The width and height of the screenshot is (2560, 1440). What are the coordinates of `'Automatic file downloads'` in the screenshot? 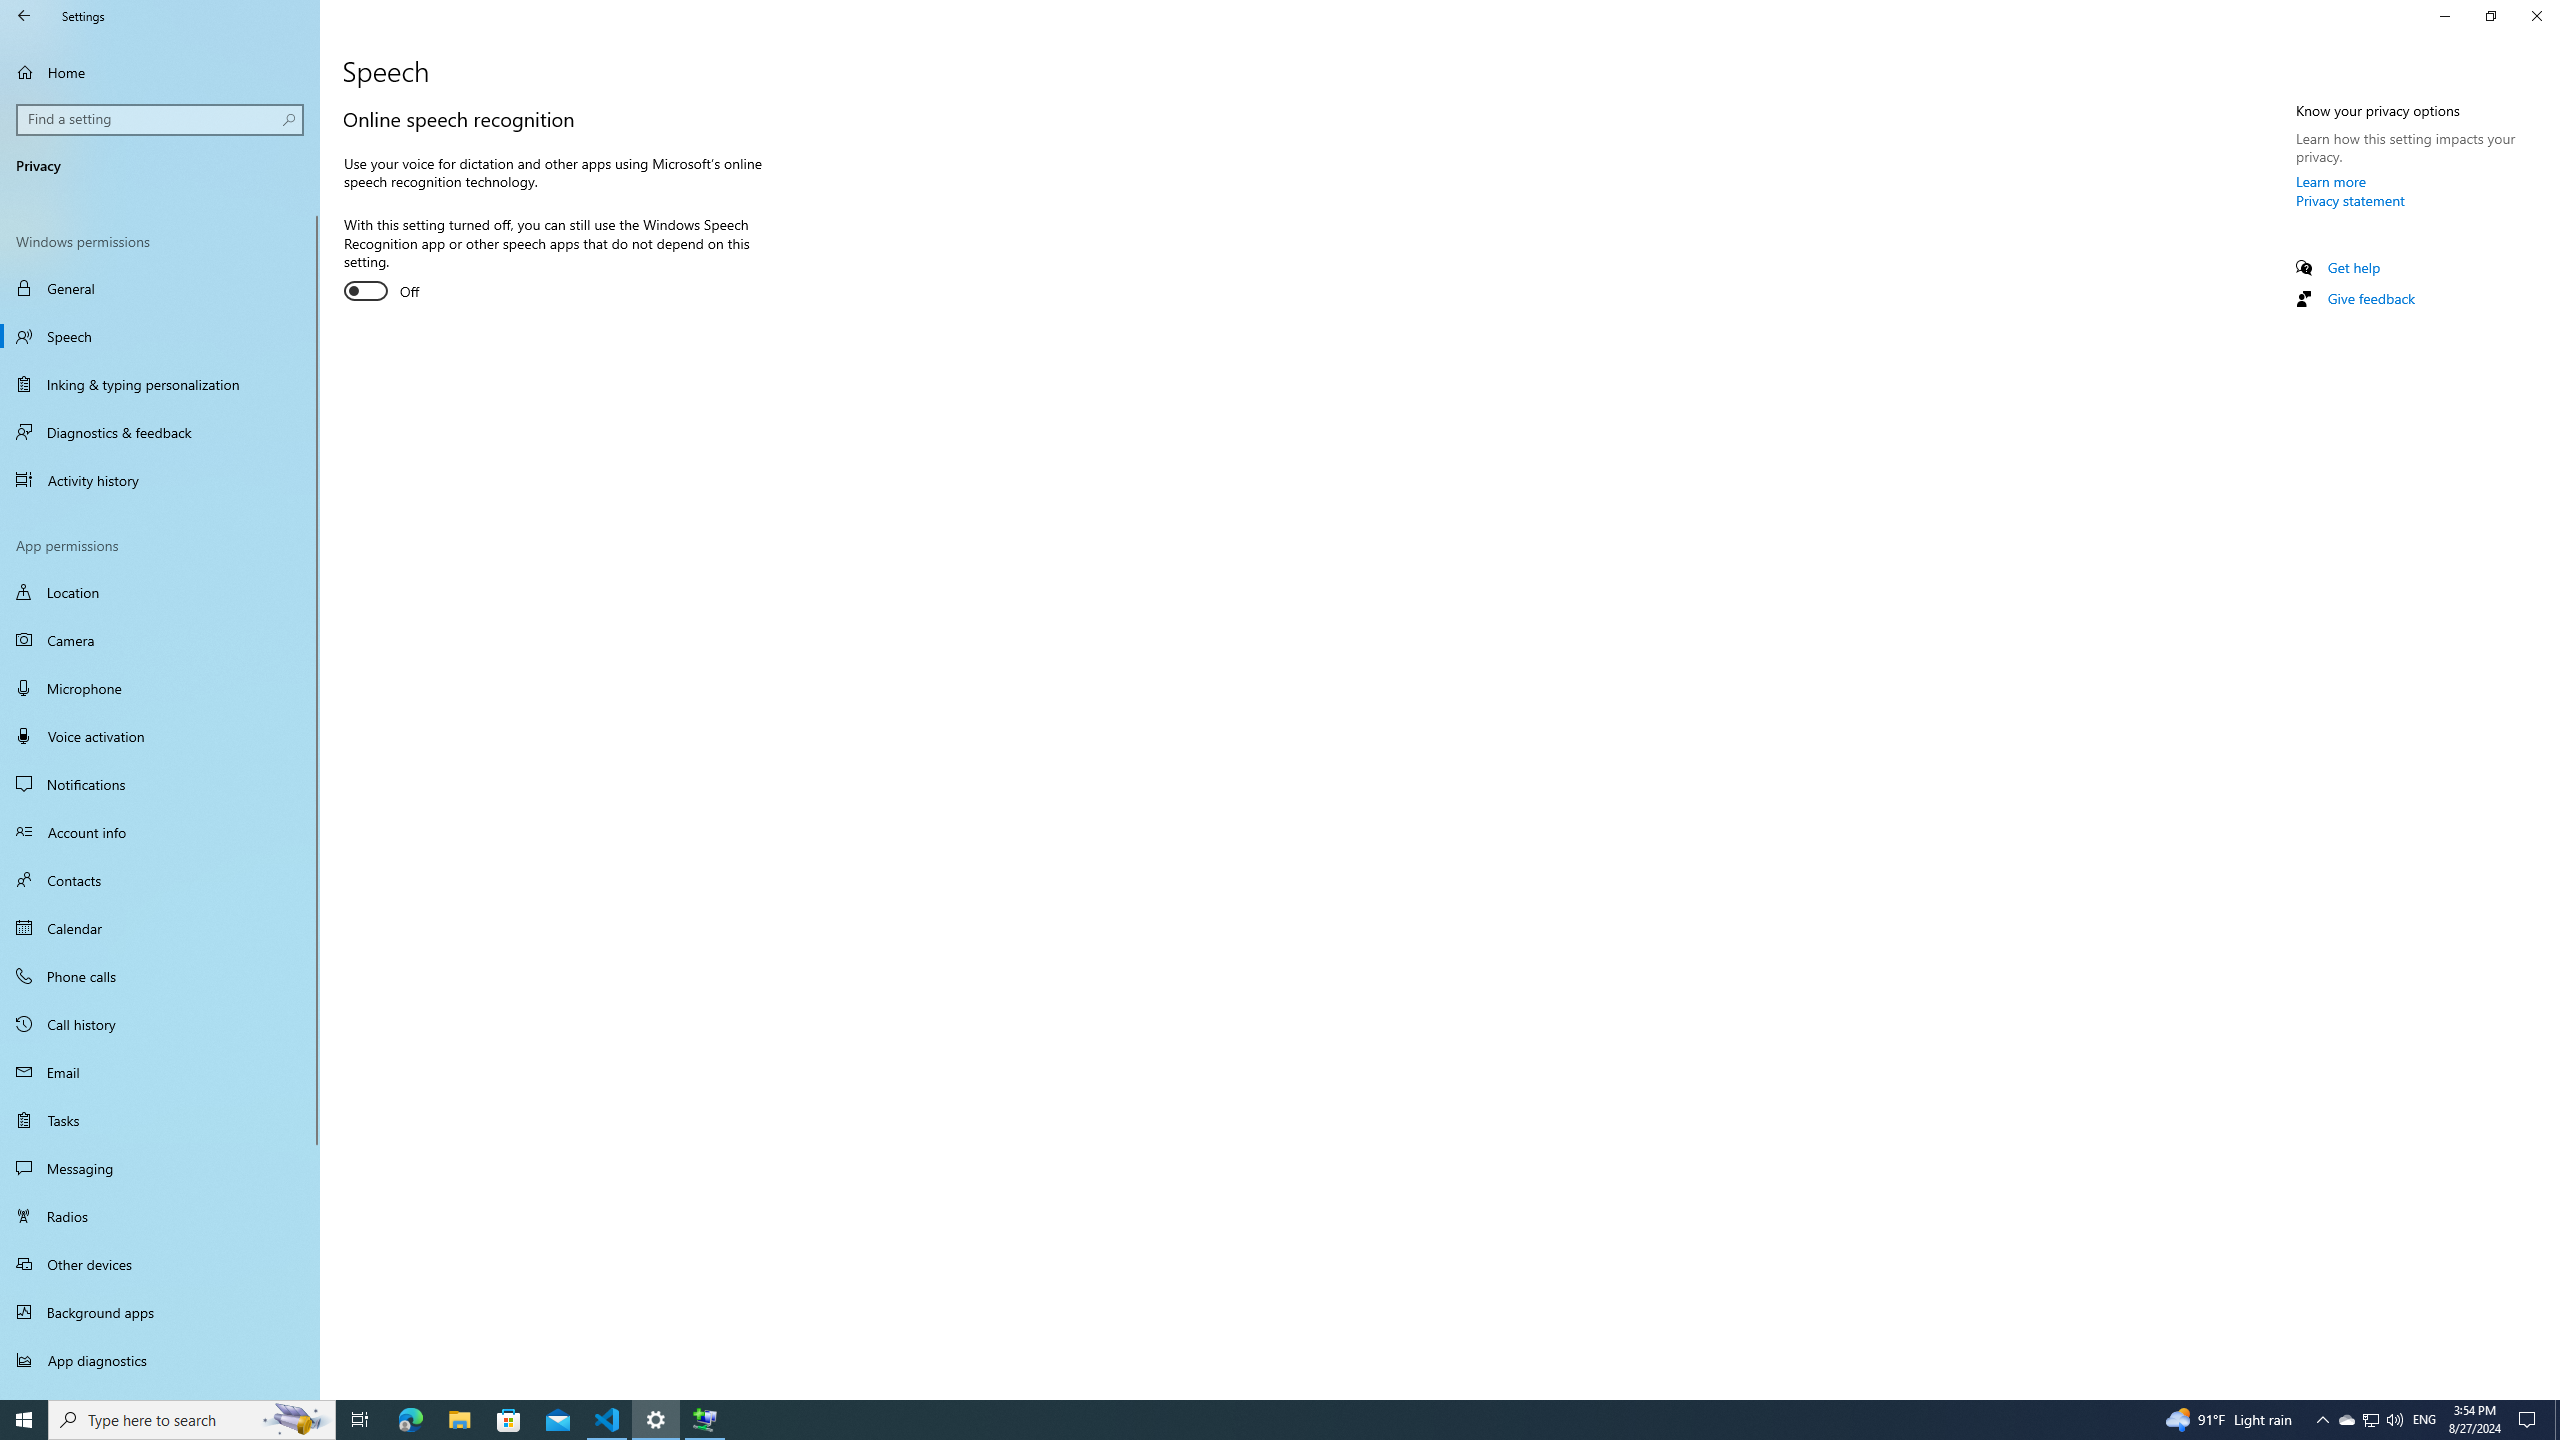 It's located at (159, 1390).